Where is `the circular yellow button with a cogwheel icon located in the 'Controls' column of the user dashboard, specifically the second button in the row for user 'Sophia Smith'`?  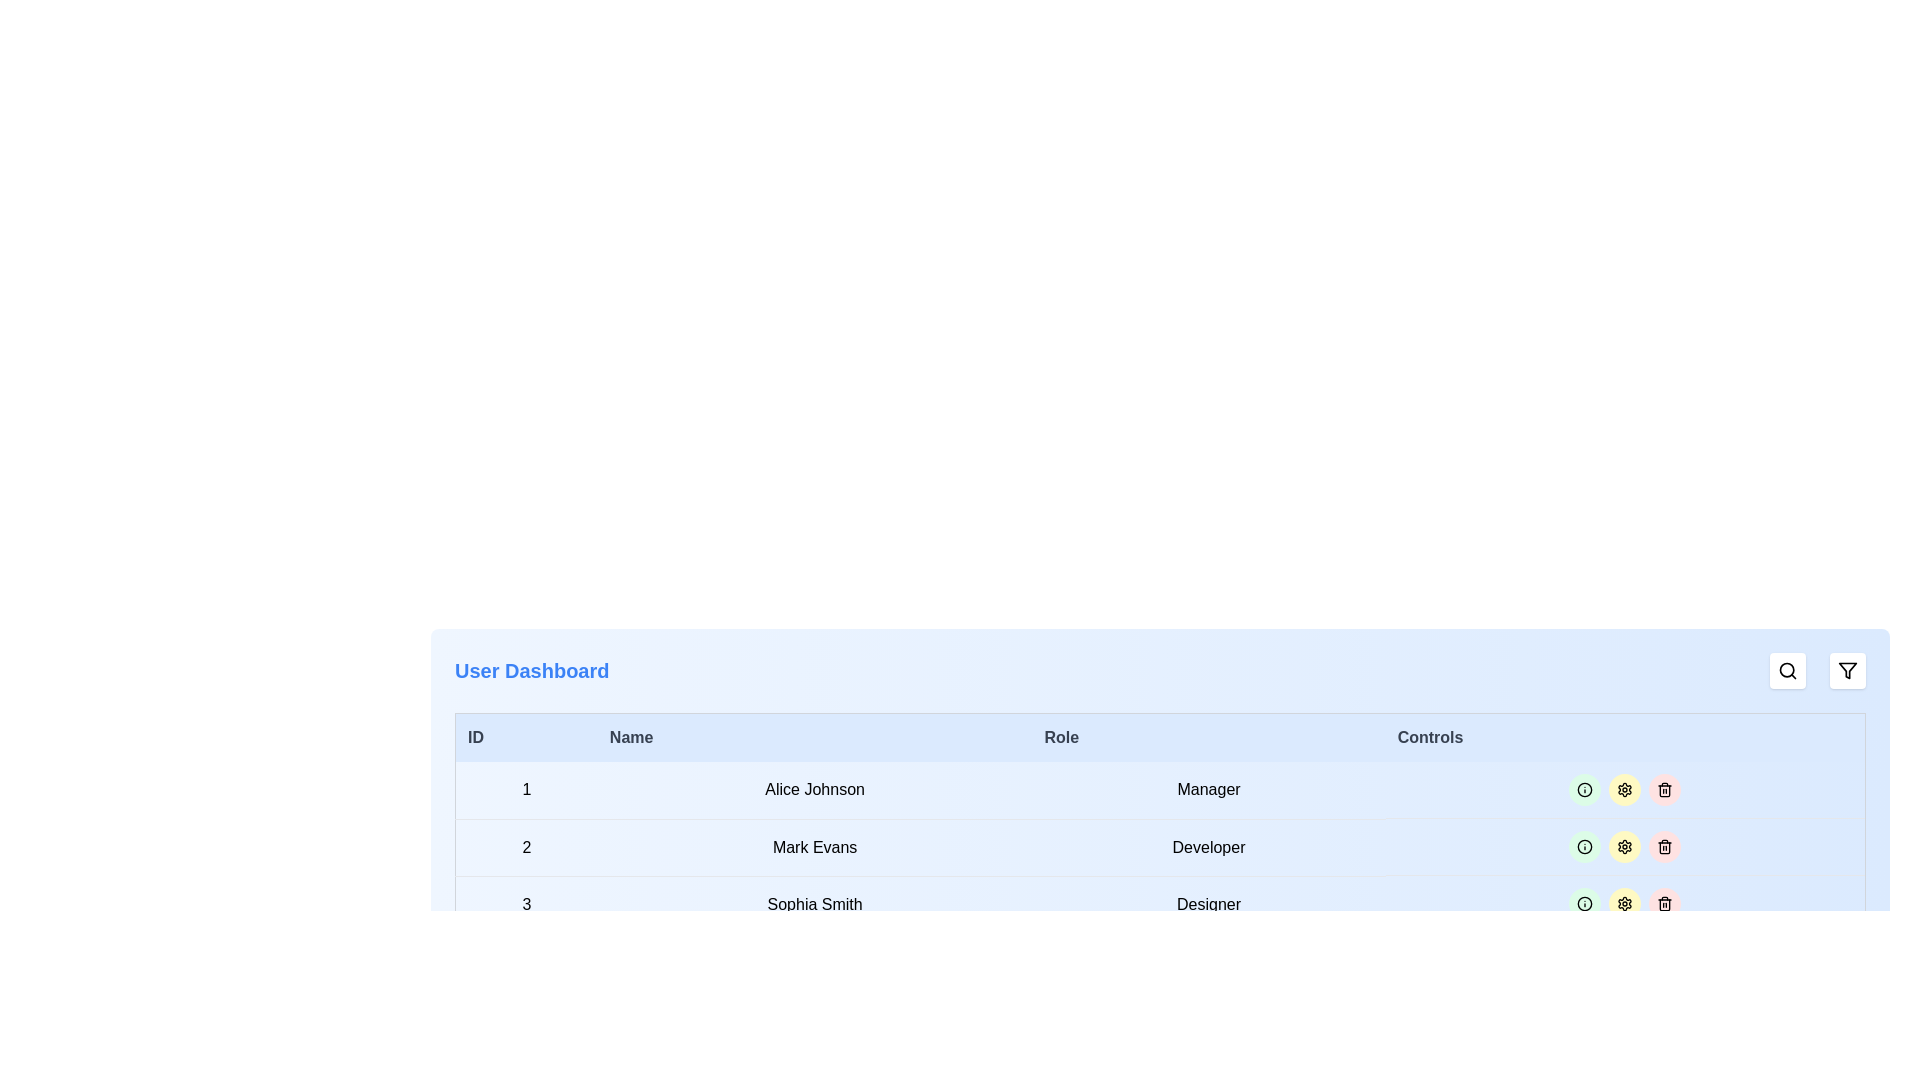
the circular yellow button with a cogwheel icon located in the 'Controls' column of the user dashboard, specifically the second button in the row for user 'Sophia Smith' is located at coordinates (1625, 789).